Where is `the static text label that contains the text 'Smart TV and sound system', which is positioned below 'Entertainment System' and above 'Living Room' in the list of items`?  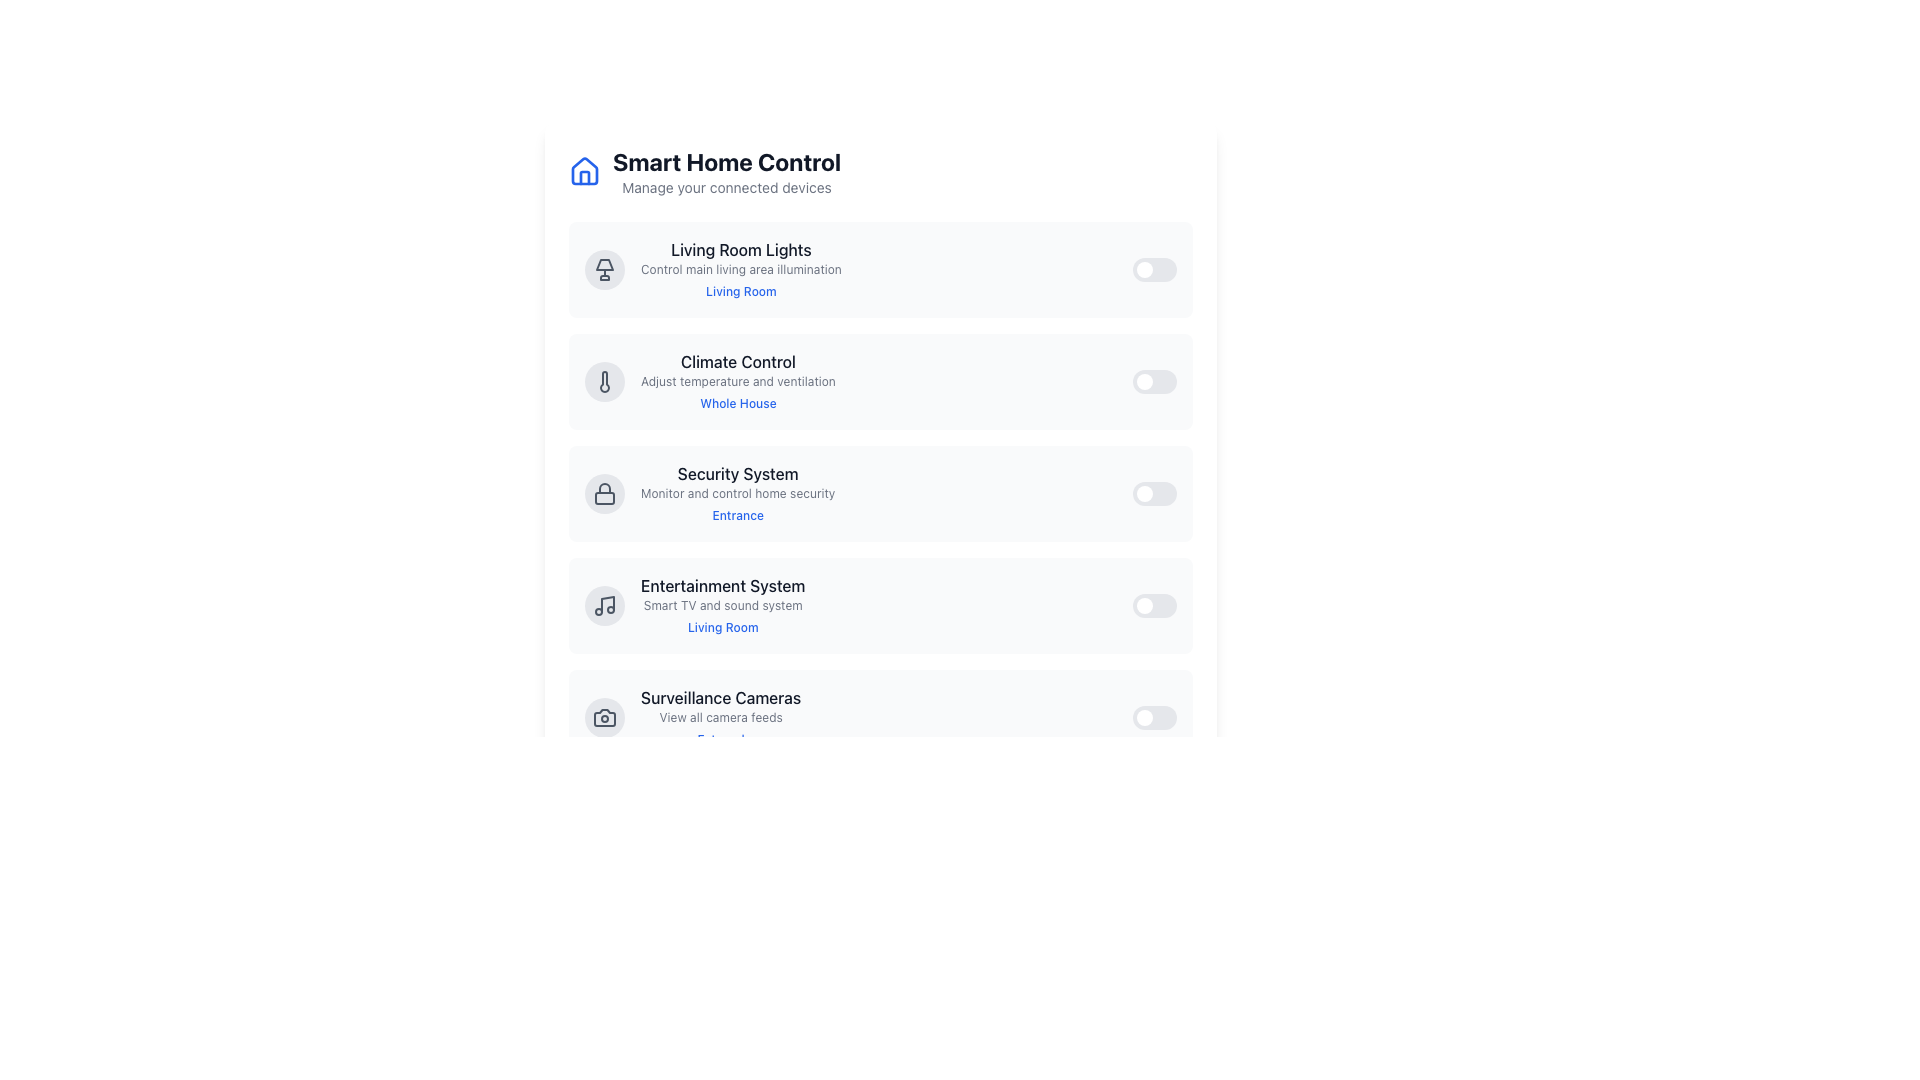 the static text label that contains the text 'Smart TV and sound system', which is positioned below 'Entertainment System' and above 'Living Room' in the list of items is located at coordinates (722, 604).